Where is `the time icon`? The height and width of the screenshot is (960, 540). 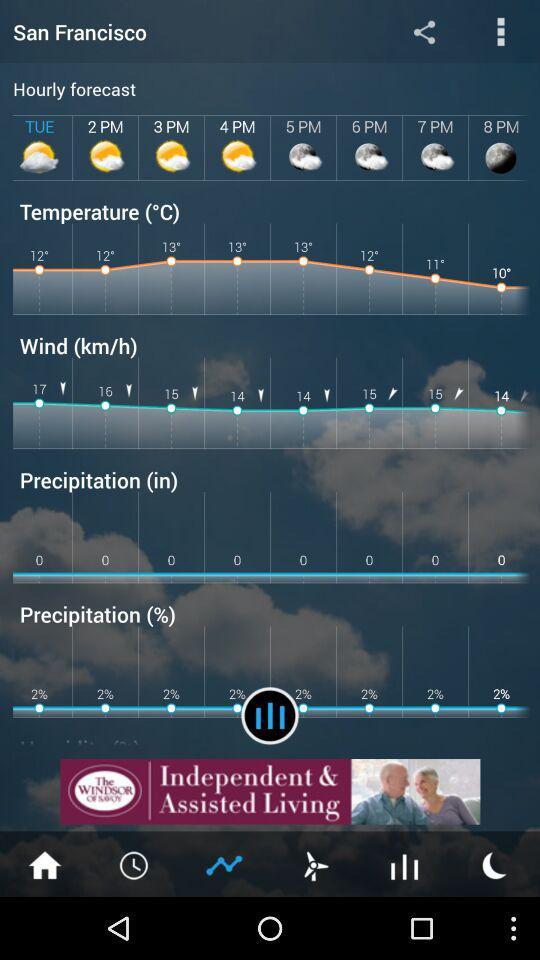
the time icon is located at coordinates (135, 925).